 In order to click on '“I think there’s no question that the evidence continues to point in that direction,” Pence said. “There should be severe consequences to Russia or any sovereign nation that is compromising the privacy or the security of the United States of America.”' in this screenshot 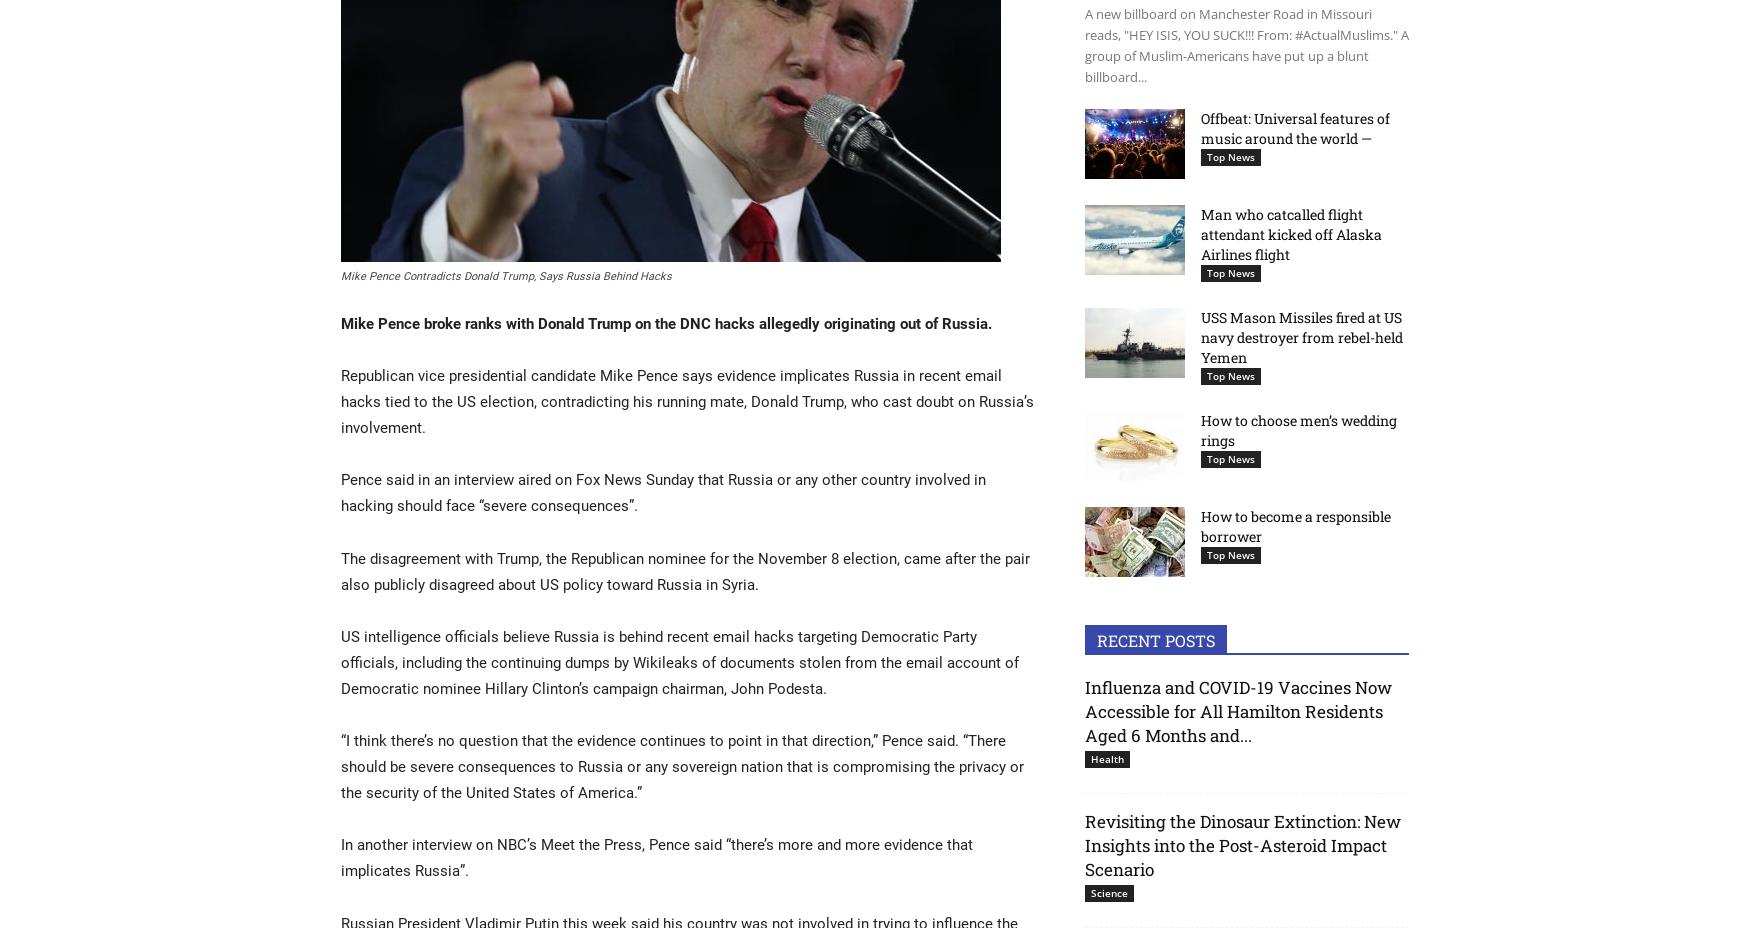, I will do `click(681, 765)`.